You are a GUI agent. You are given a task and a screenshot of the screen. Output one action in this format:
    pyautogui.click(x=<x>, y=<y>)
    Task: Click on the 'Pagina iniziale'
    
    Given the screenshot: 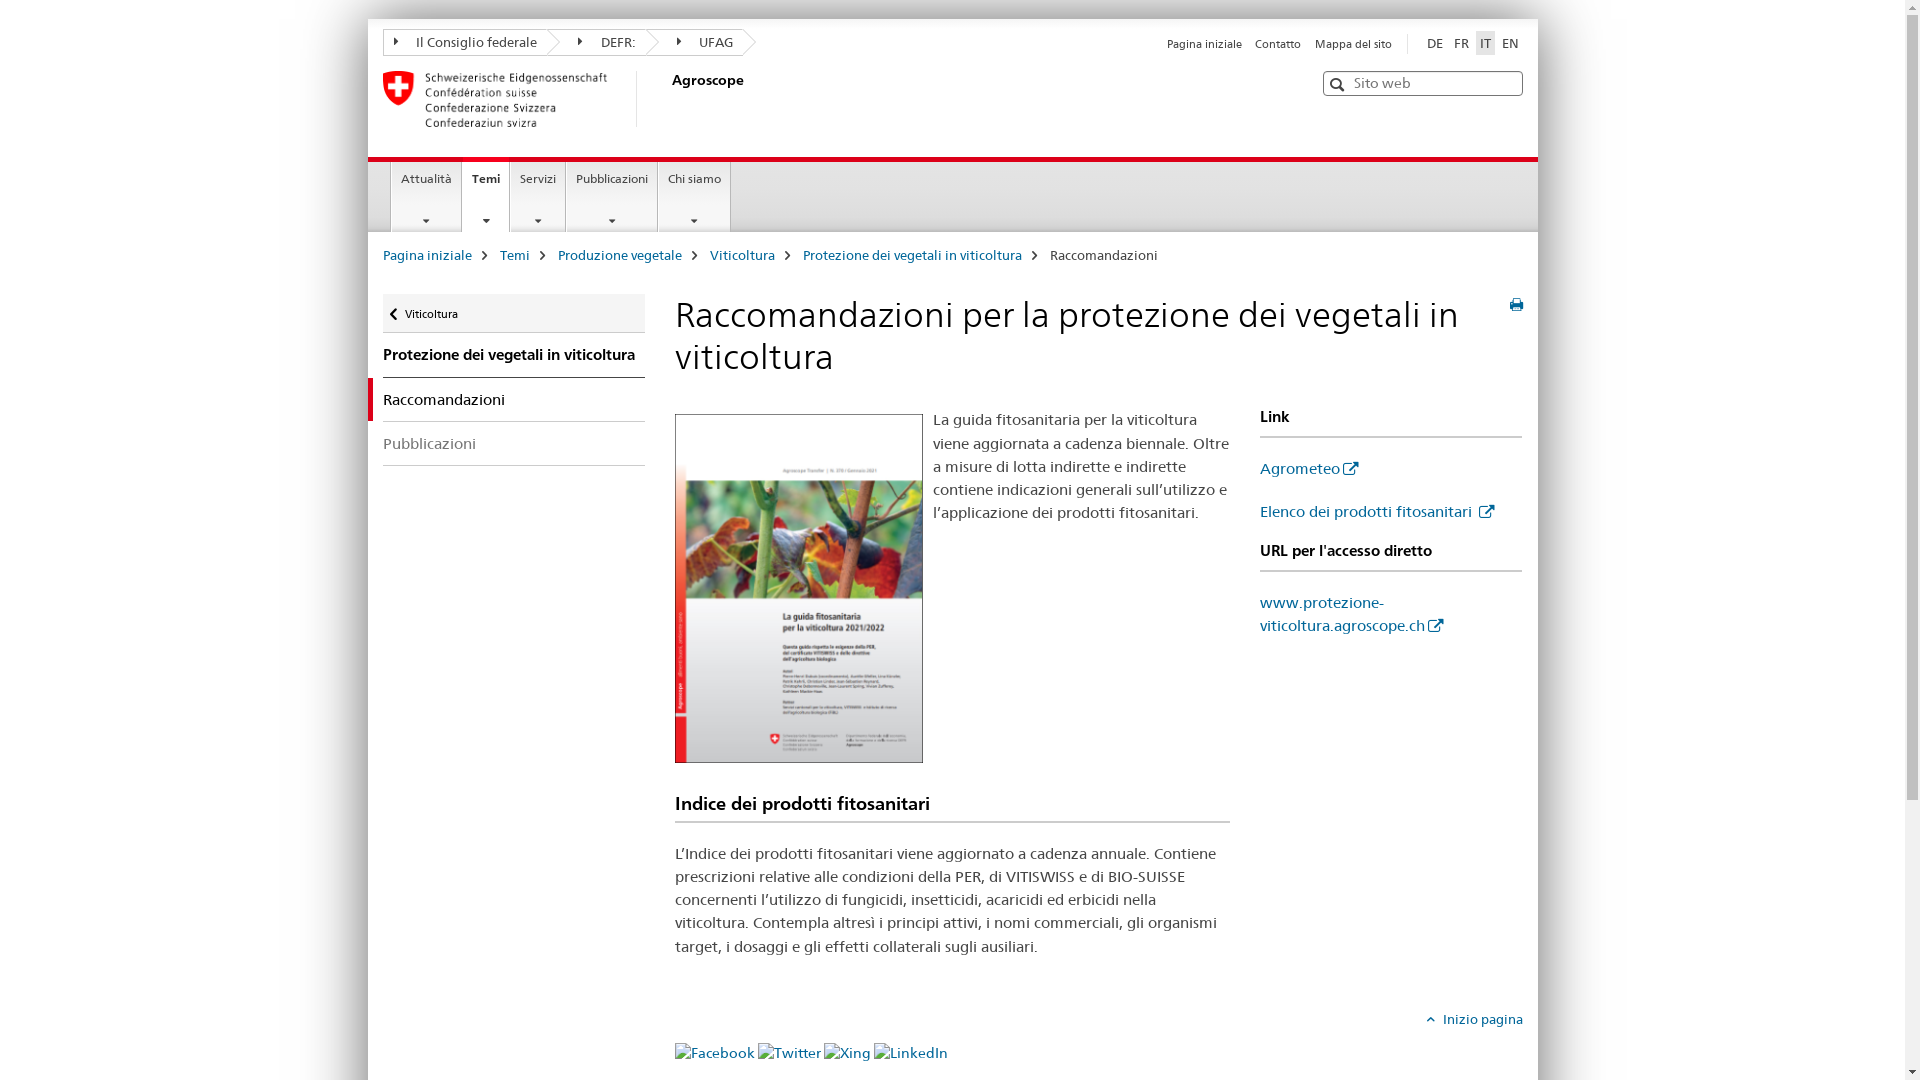 What is the action you would take?
    pyautogui.click(x=425, y=253)
    